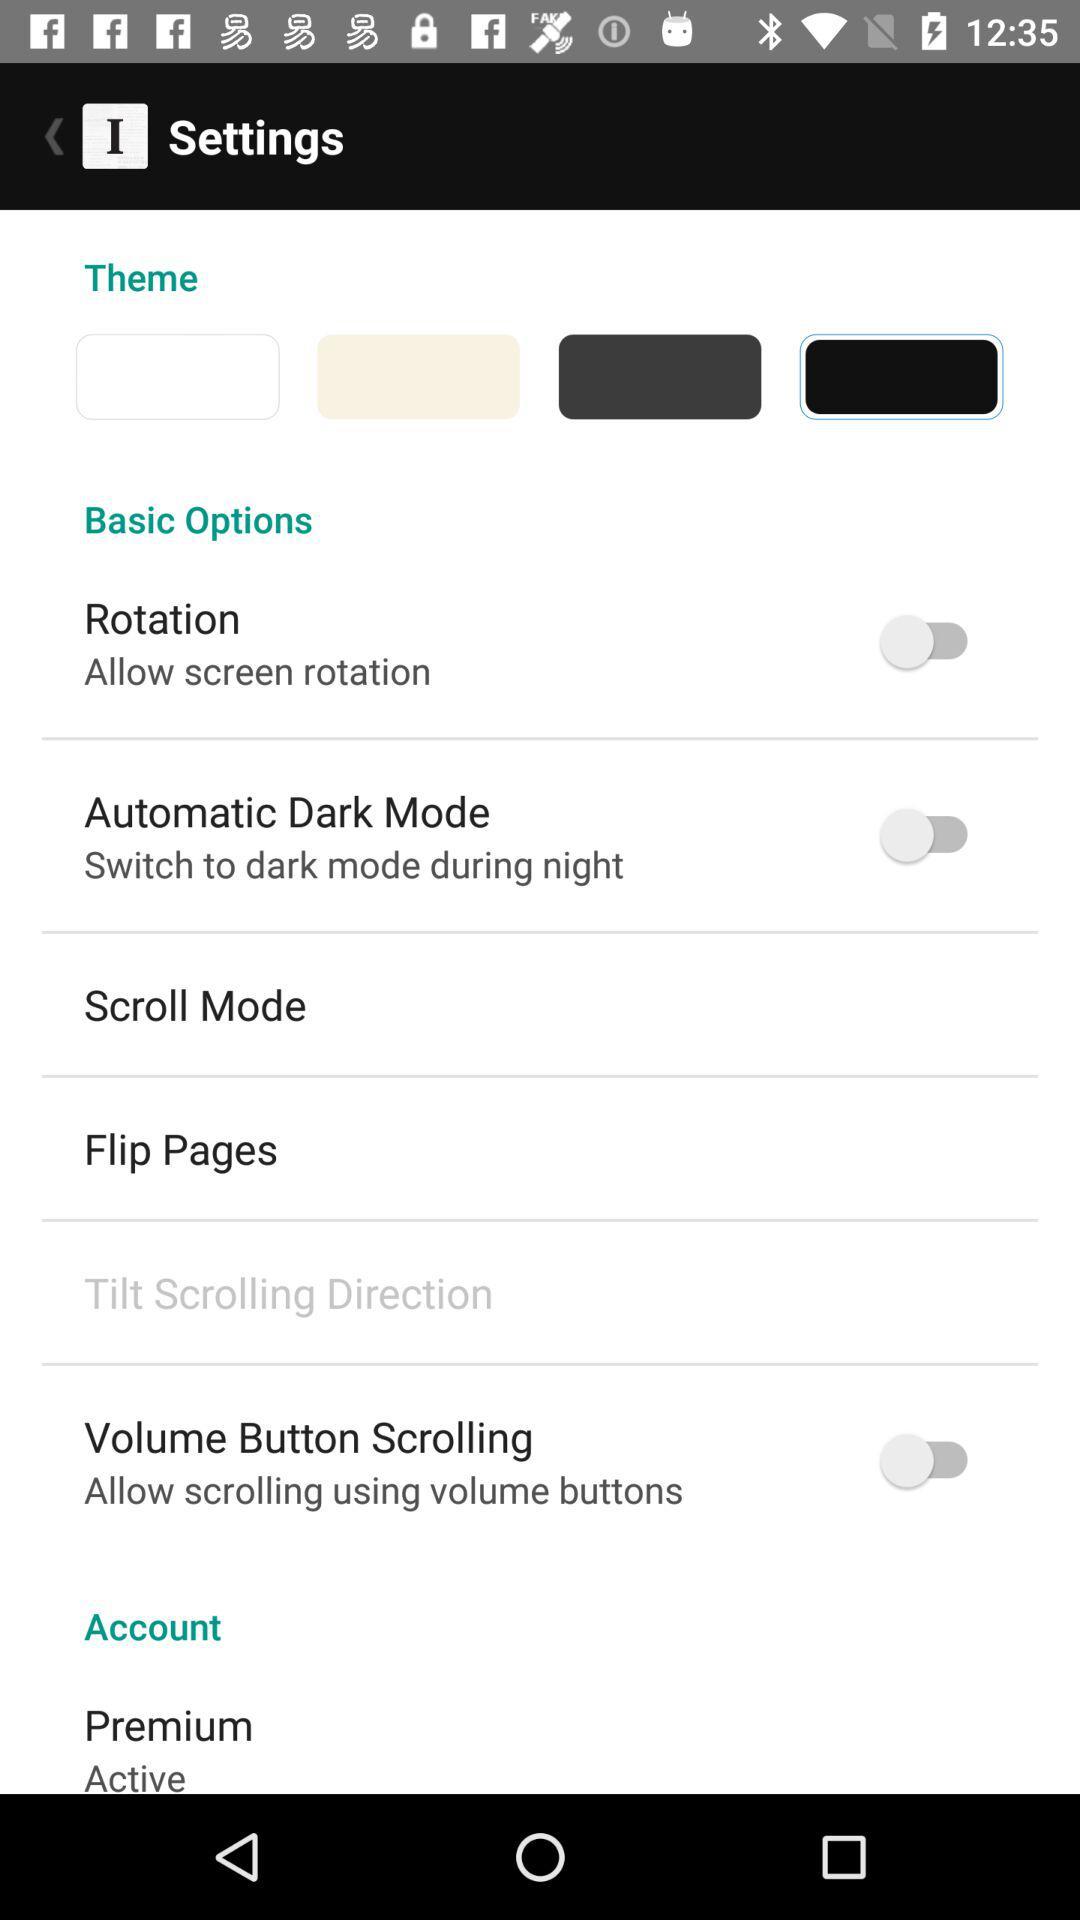 The height and width of the screenshot is (1920, 1080). Describe the element at coordinates (256, 670) in the screenshot. I see `the allow screen rotation icon` at that location.